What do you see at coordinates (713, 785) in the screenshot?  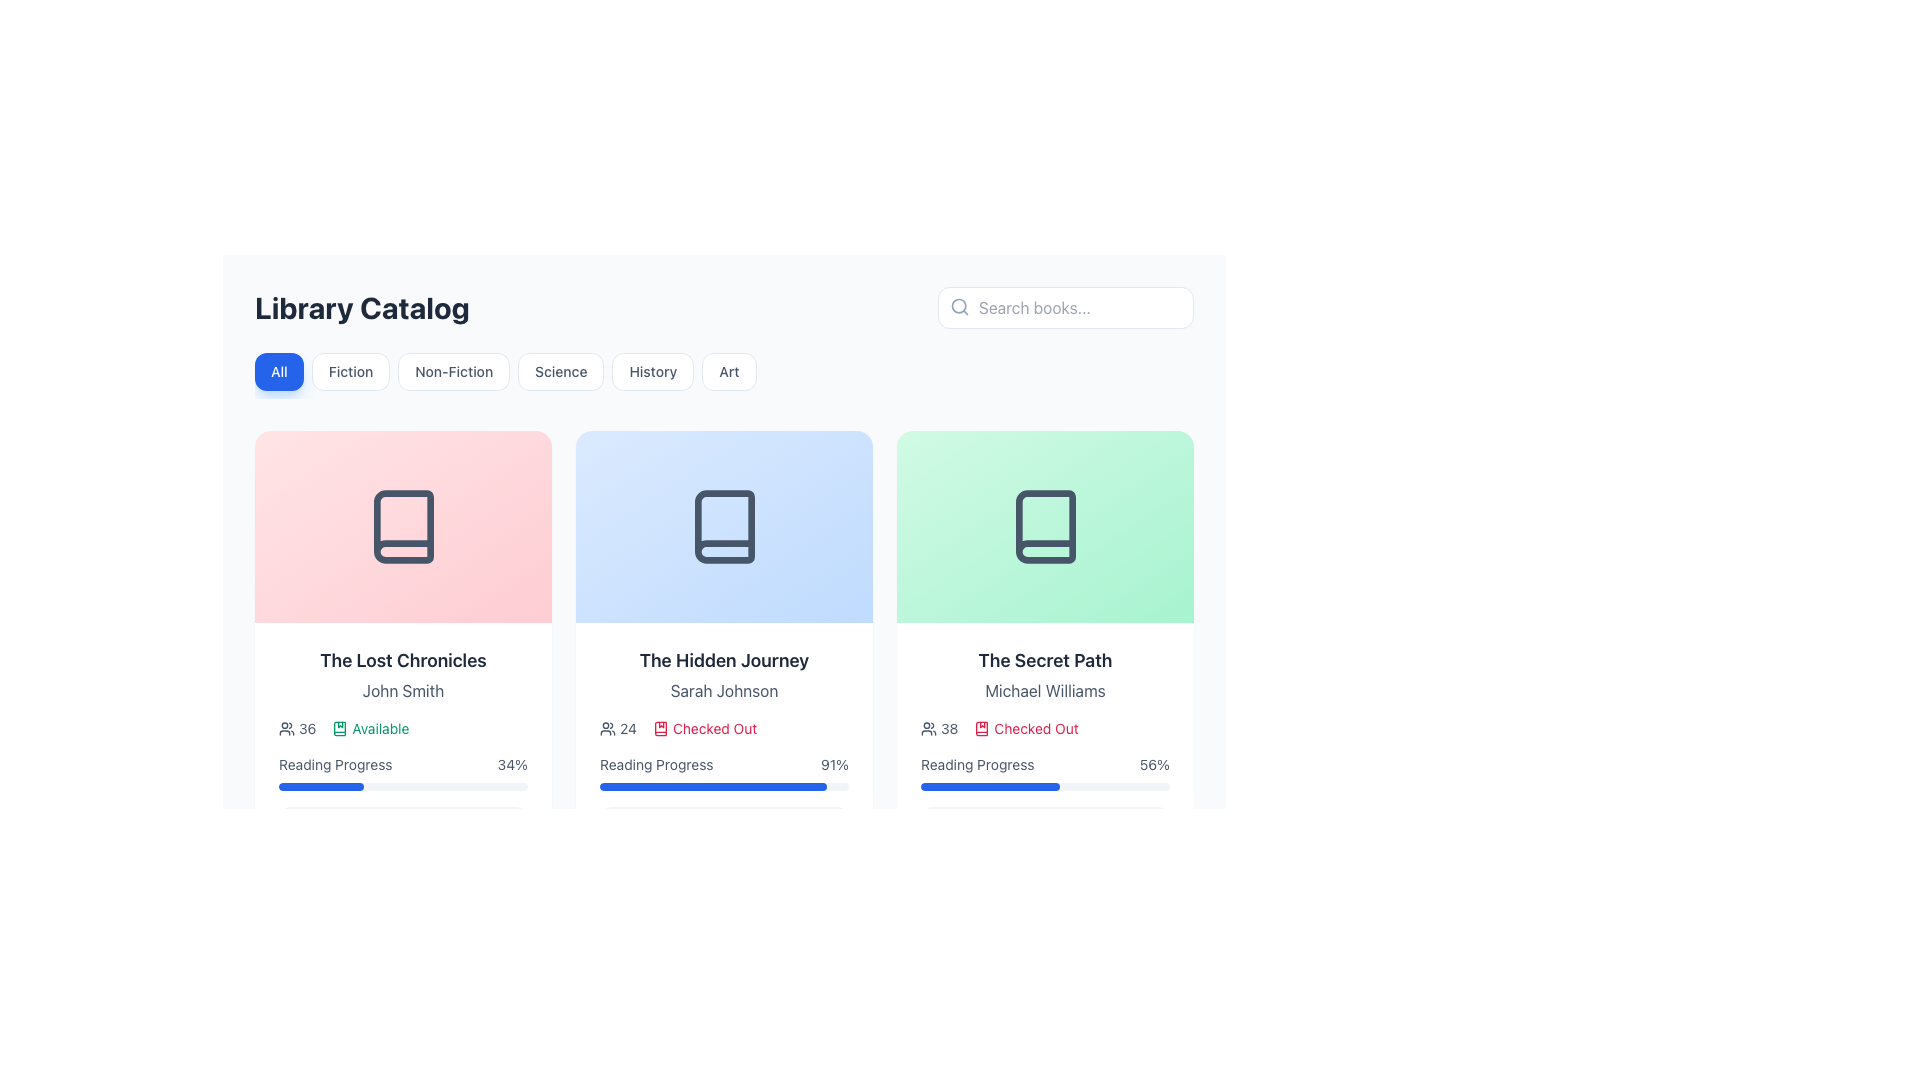 I see `the Visual Progress Bar Segment for the book 'The Hidden Journey', which visually represents the reading completion at 91%` at bounding box center [713, 785].